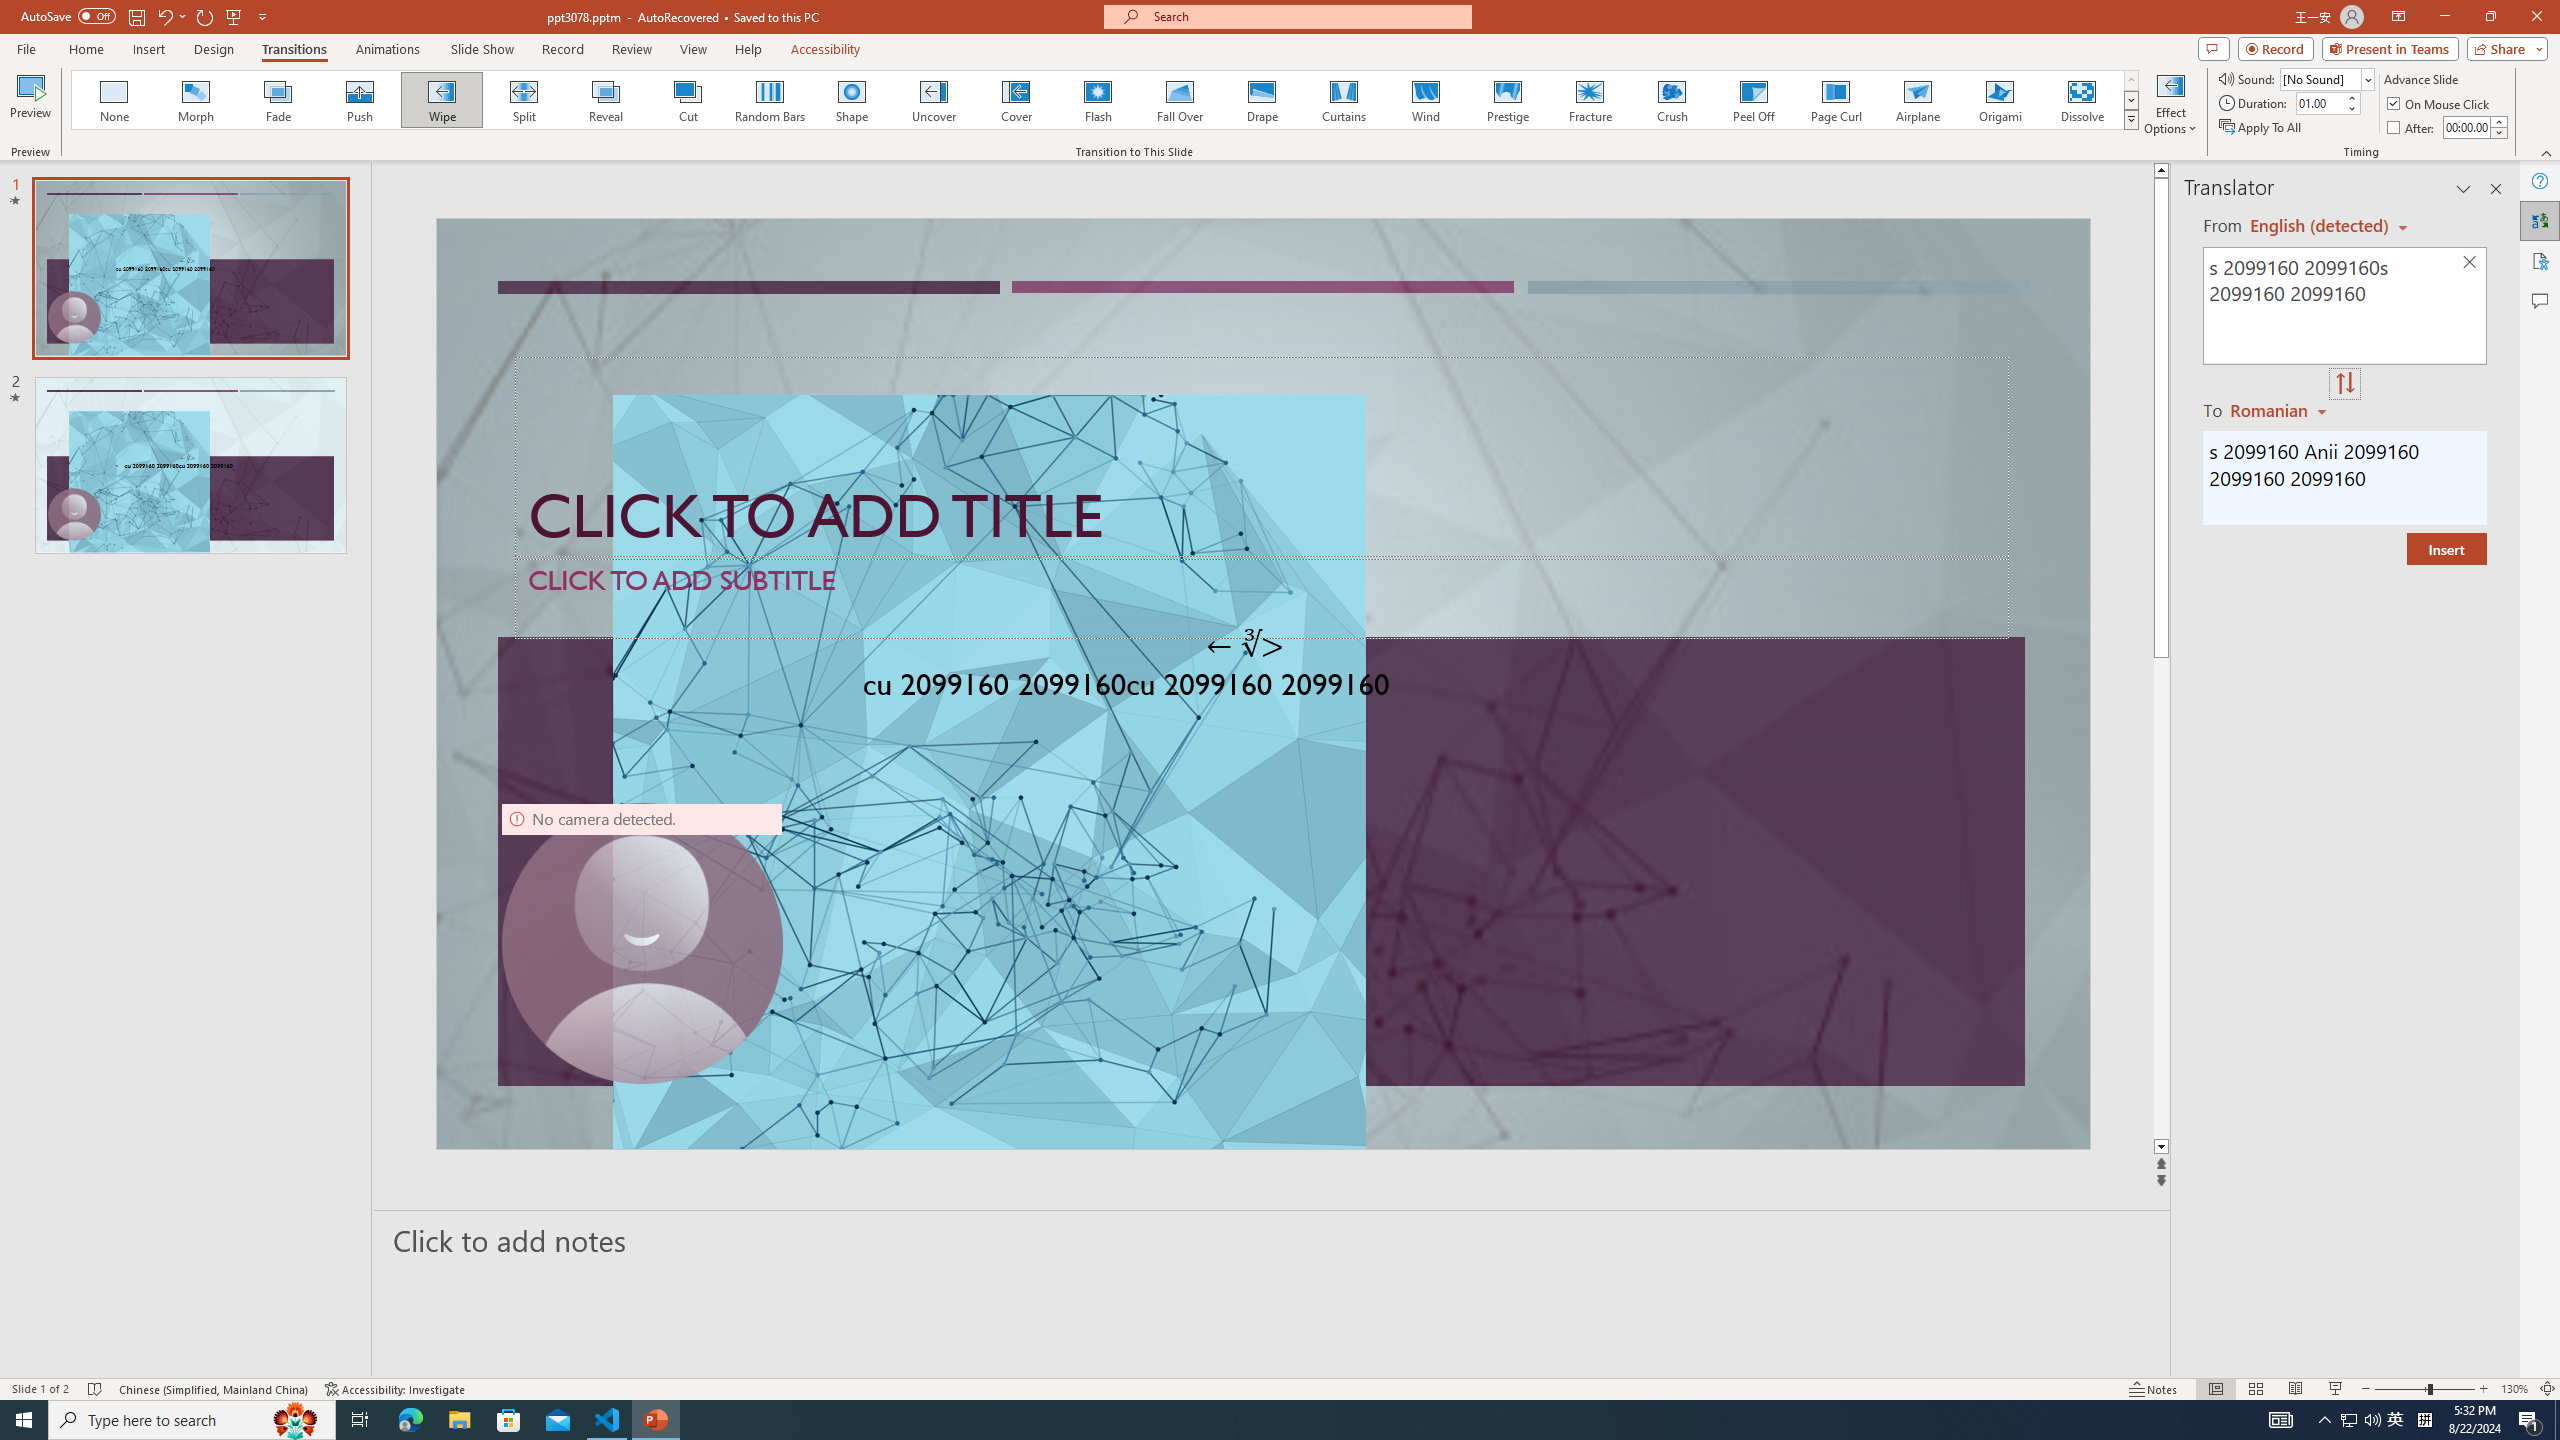  What do you see at coordinates (1424, 99) in the screenshot?
I see `'Wind'` at bounding box center [1424, 99].